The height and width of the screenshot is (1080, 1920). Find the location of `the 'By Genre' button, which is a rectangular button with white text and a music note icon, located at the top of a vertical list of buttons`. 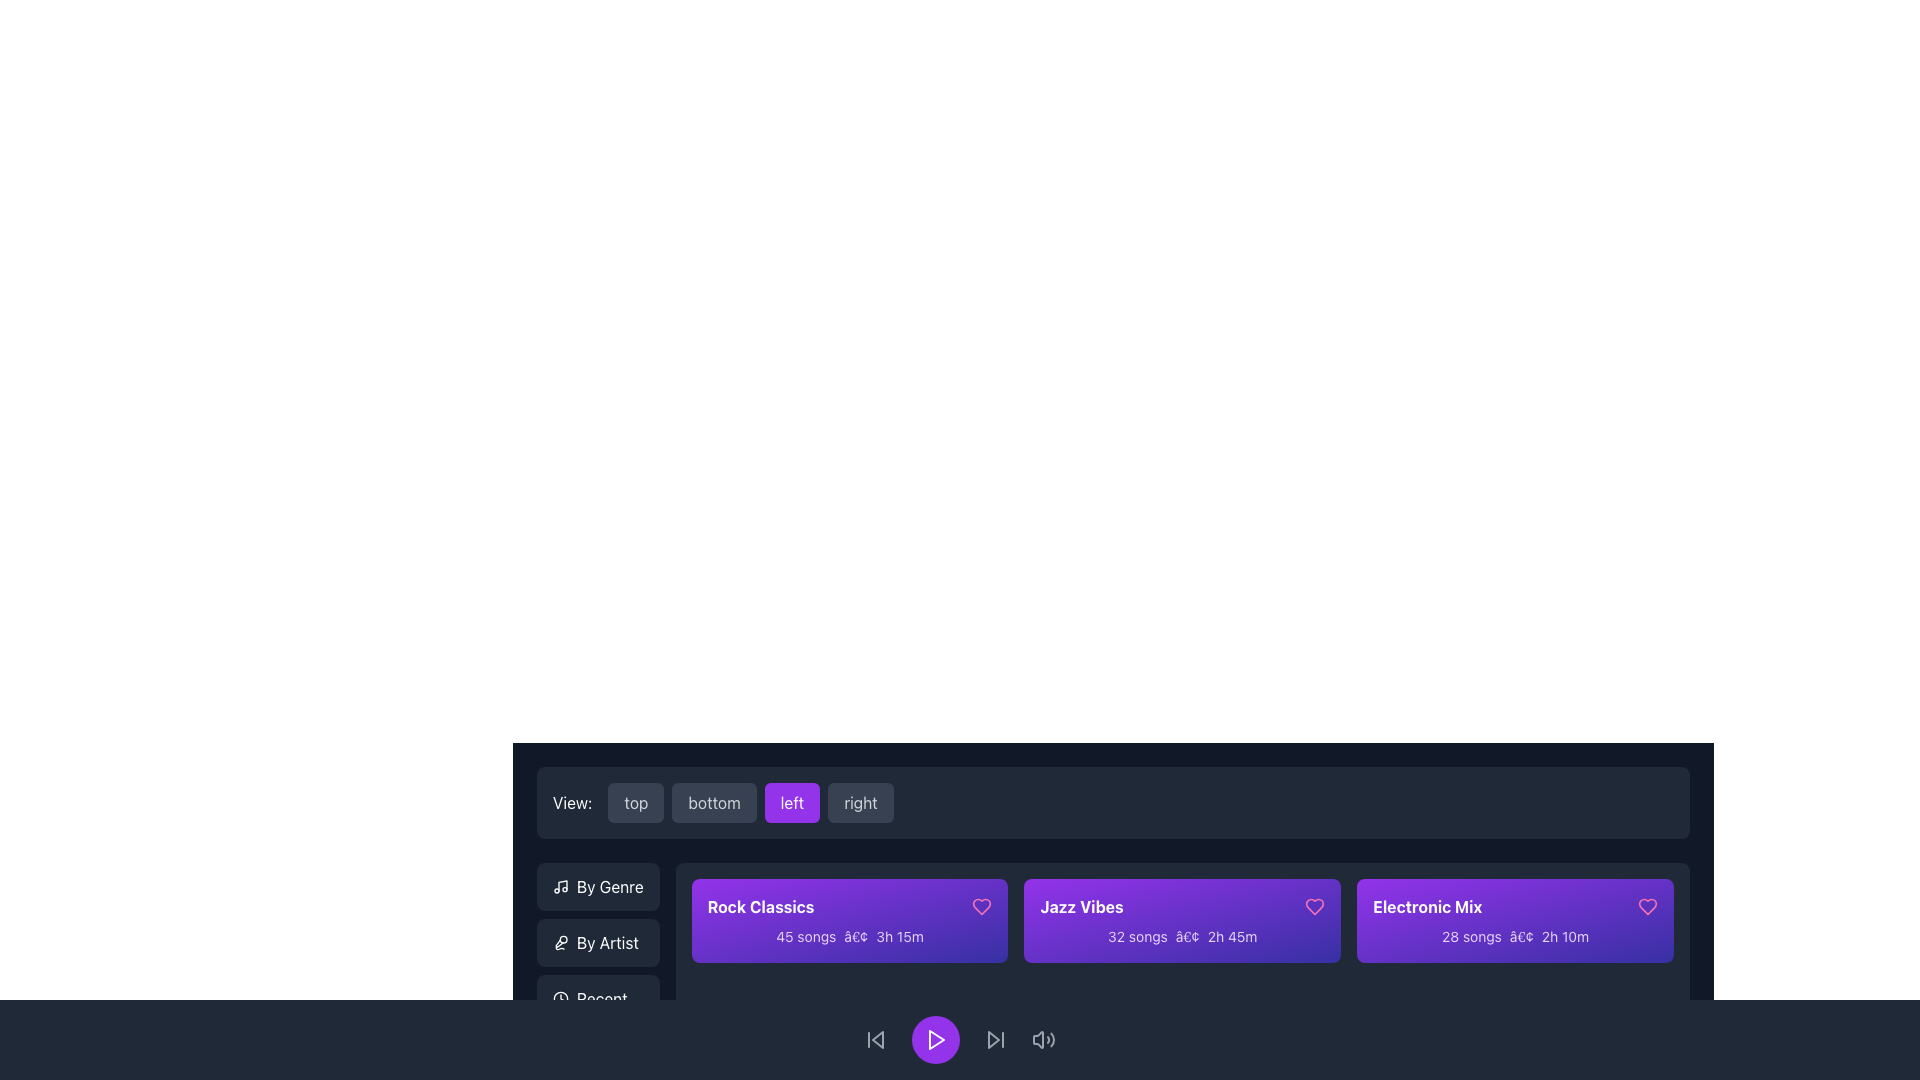

the 'By Genre' button, which is a rectangular button with white text and a music note icon, located at the top of a vertical list of buttons is located at coordinates (597, 886).